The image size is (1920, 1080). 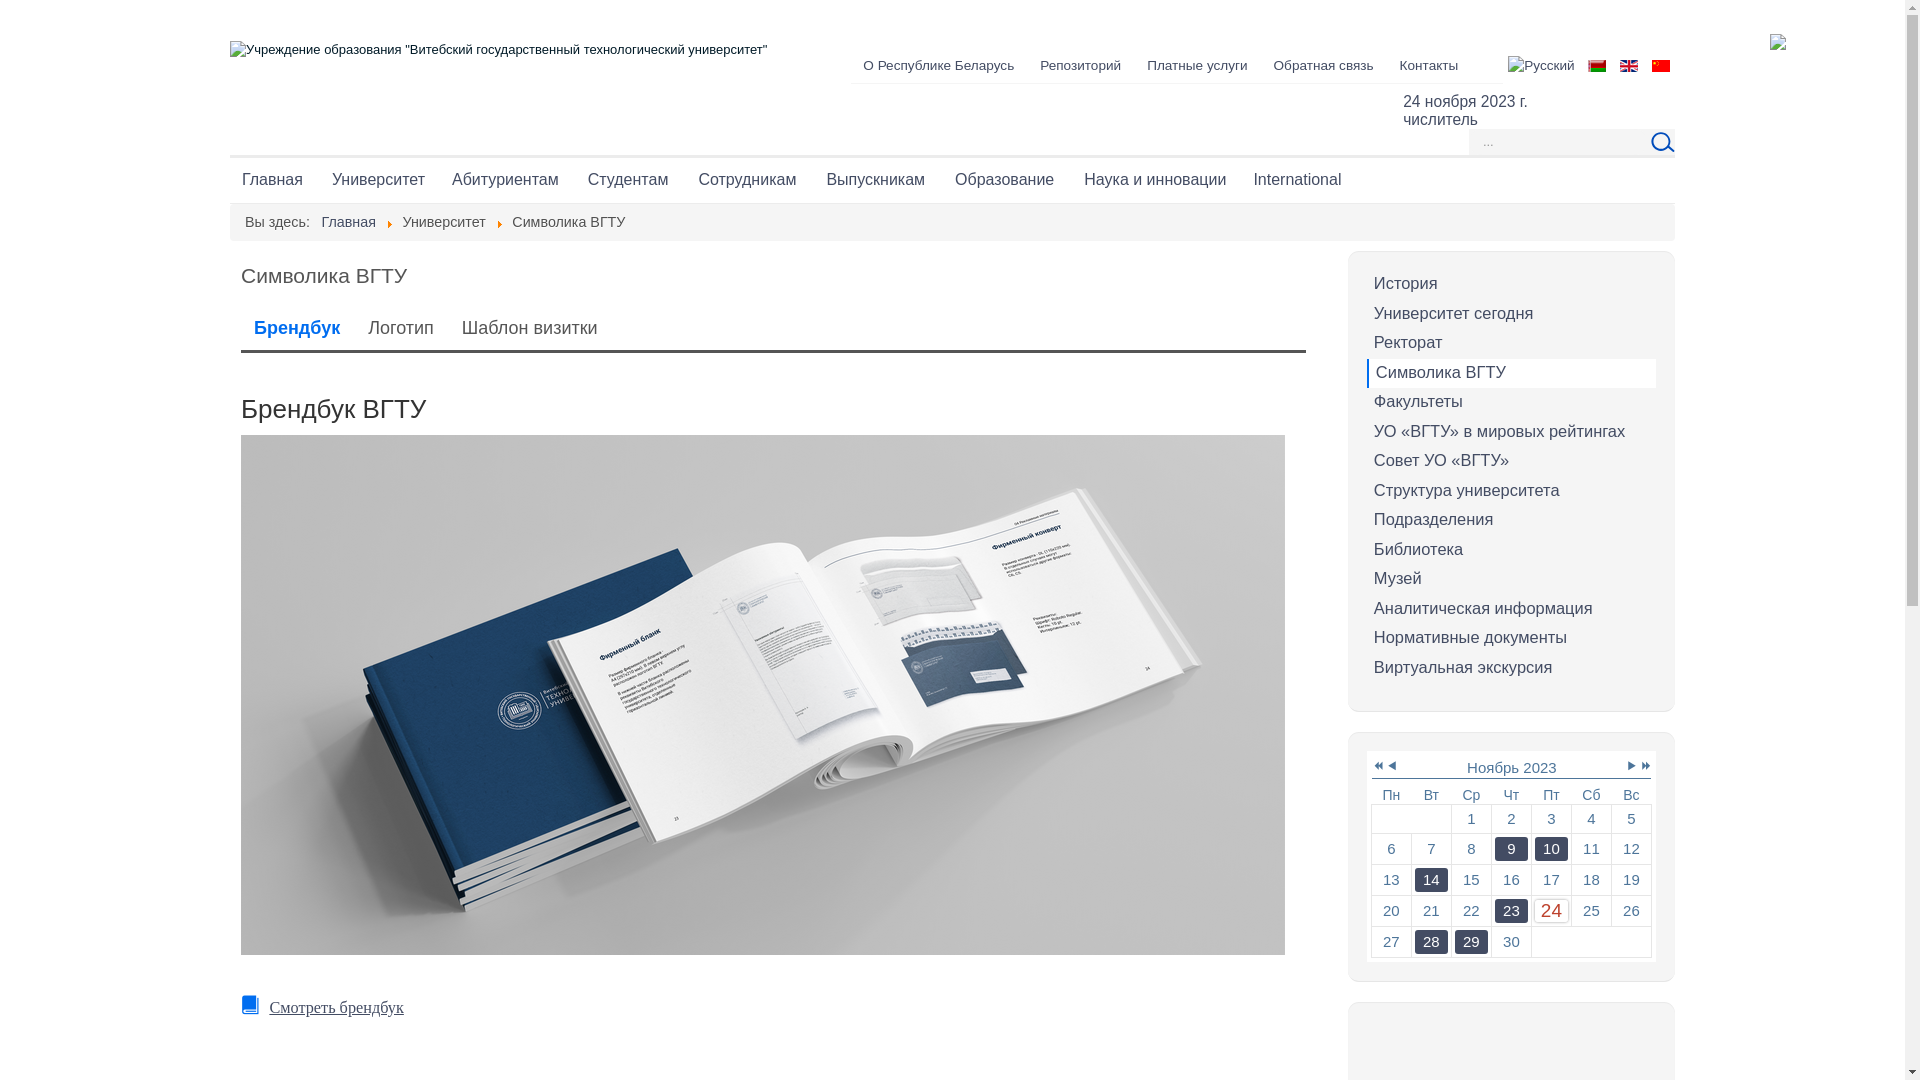 What do you see at coordinates (1496, 848) in the screenshot?
I see `'9'` at bounding box center [1496, 848].